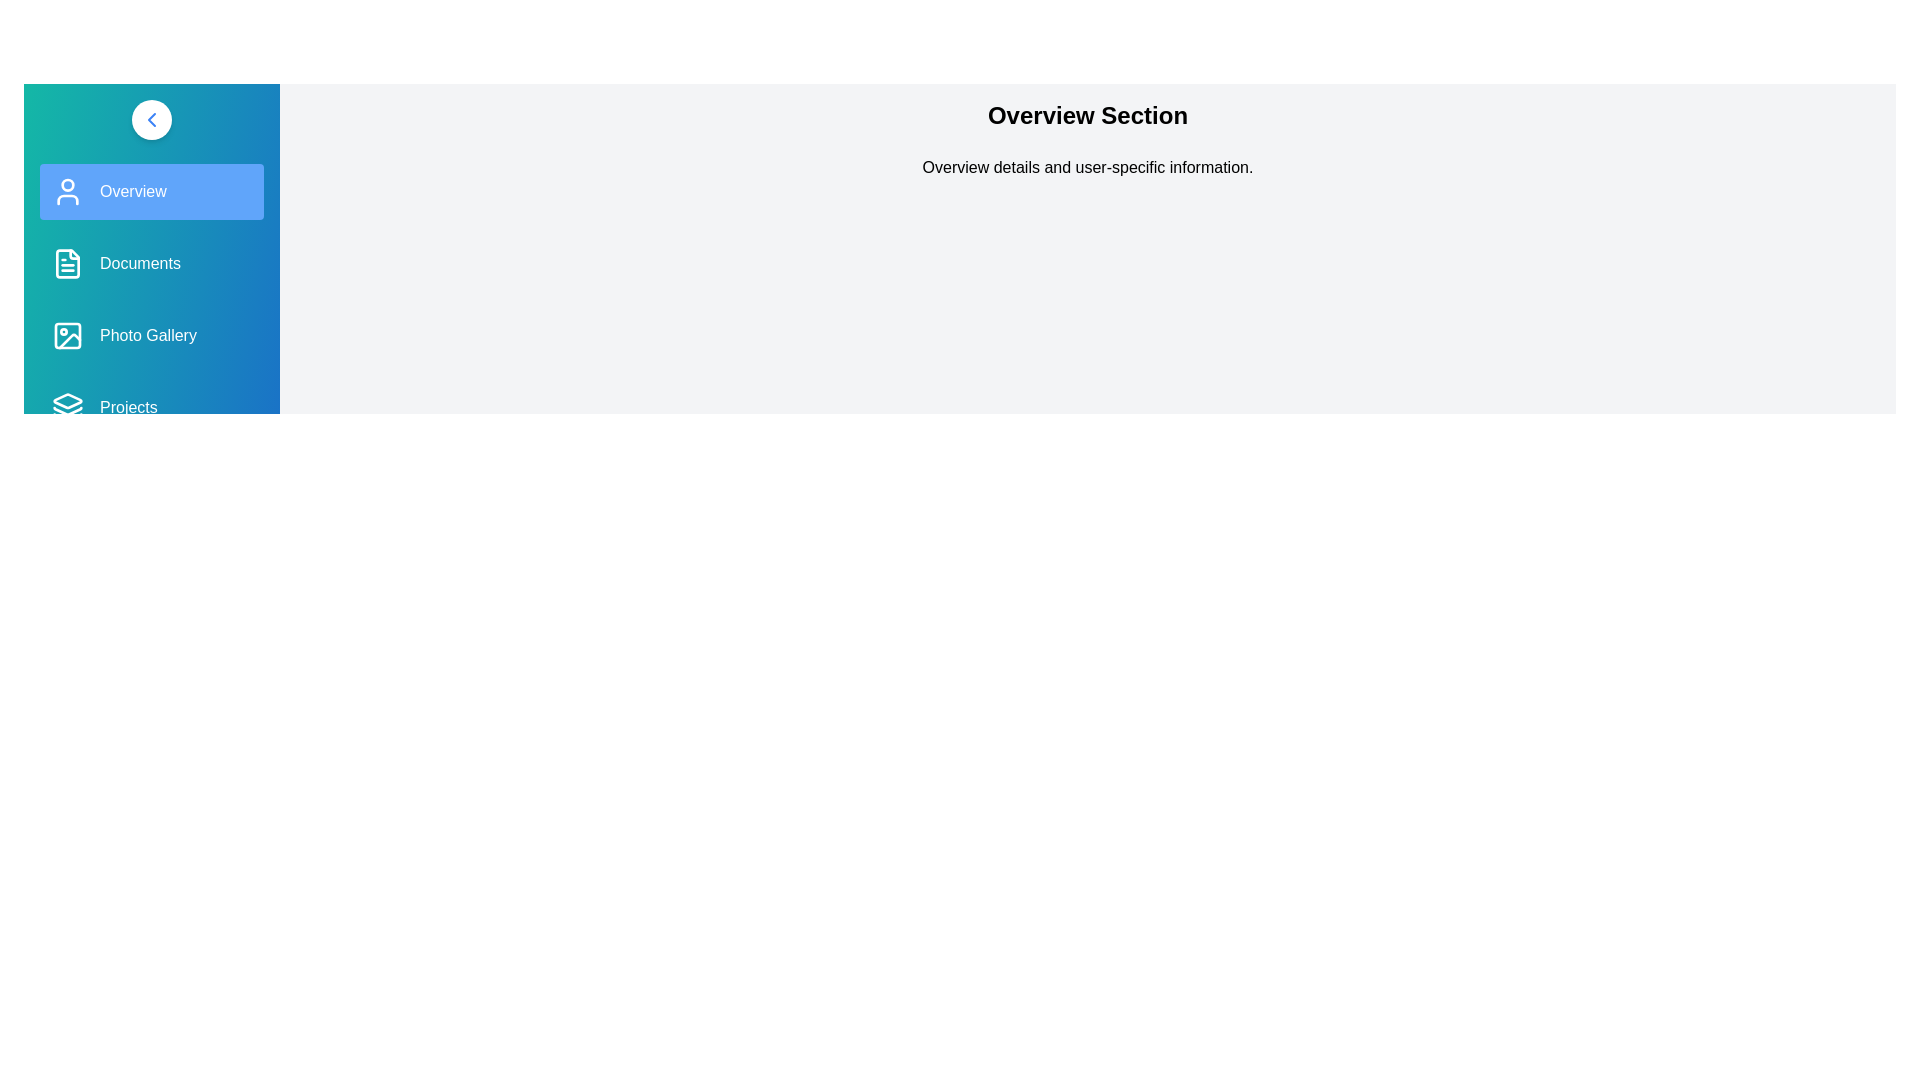 Image resolution: width=1920 pixels, height=1080 pixels. What do you see at coordinates (151, 192) in the screenshot?
I see `the navigation item Overview from the list` at bounding box center [151, 192].